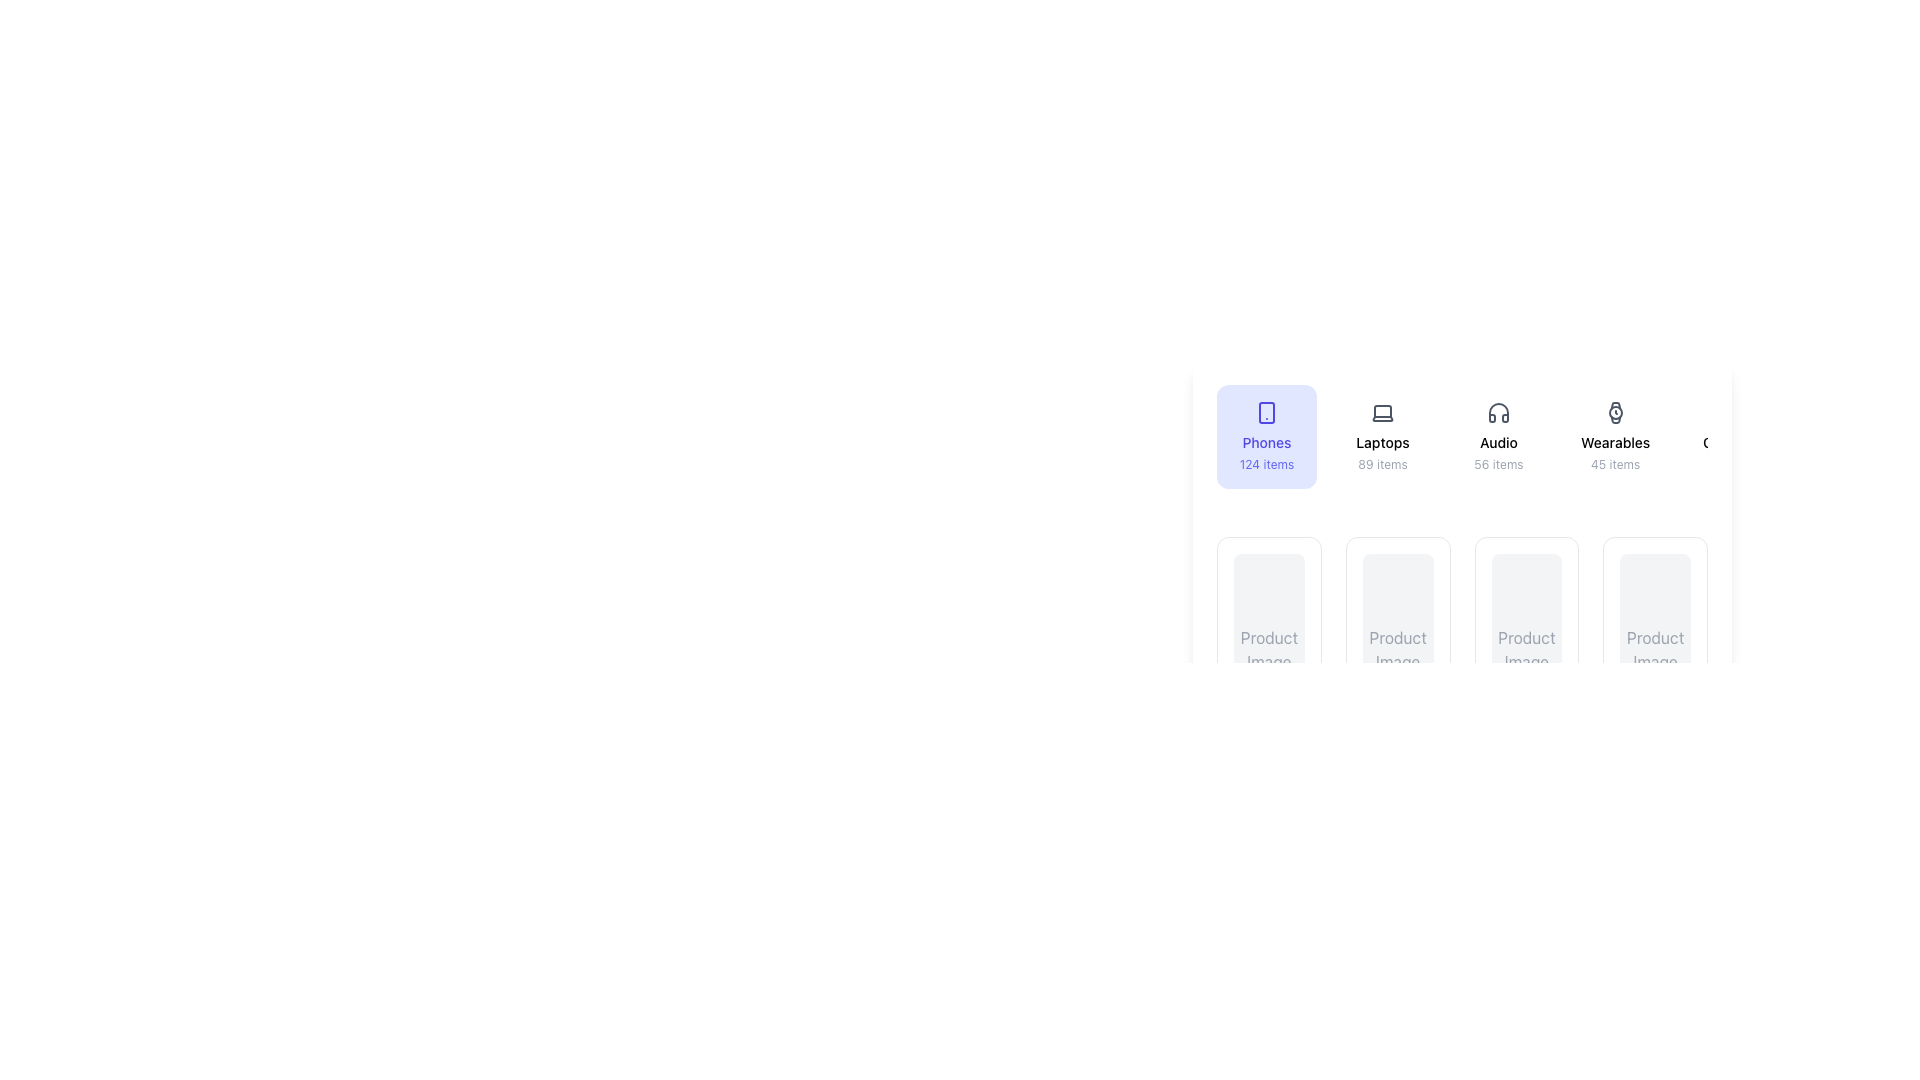 This screenshot has height=1080, width=1920. What do you see at coordinates (1615, 435) in the screenshot?
I see `the Interactive category card labeled 'Wearables', which features a watch icon at the top and indicates '45 items', to filter or navigate to the 'Wearables' section` at bounding box center [1615, 435].